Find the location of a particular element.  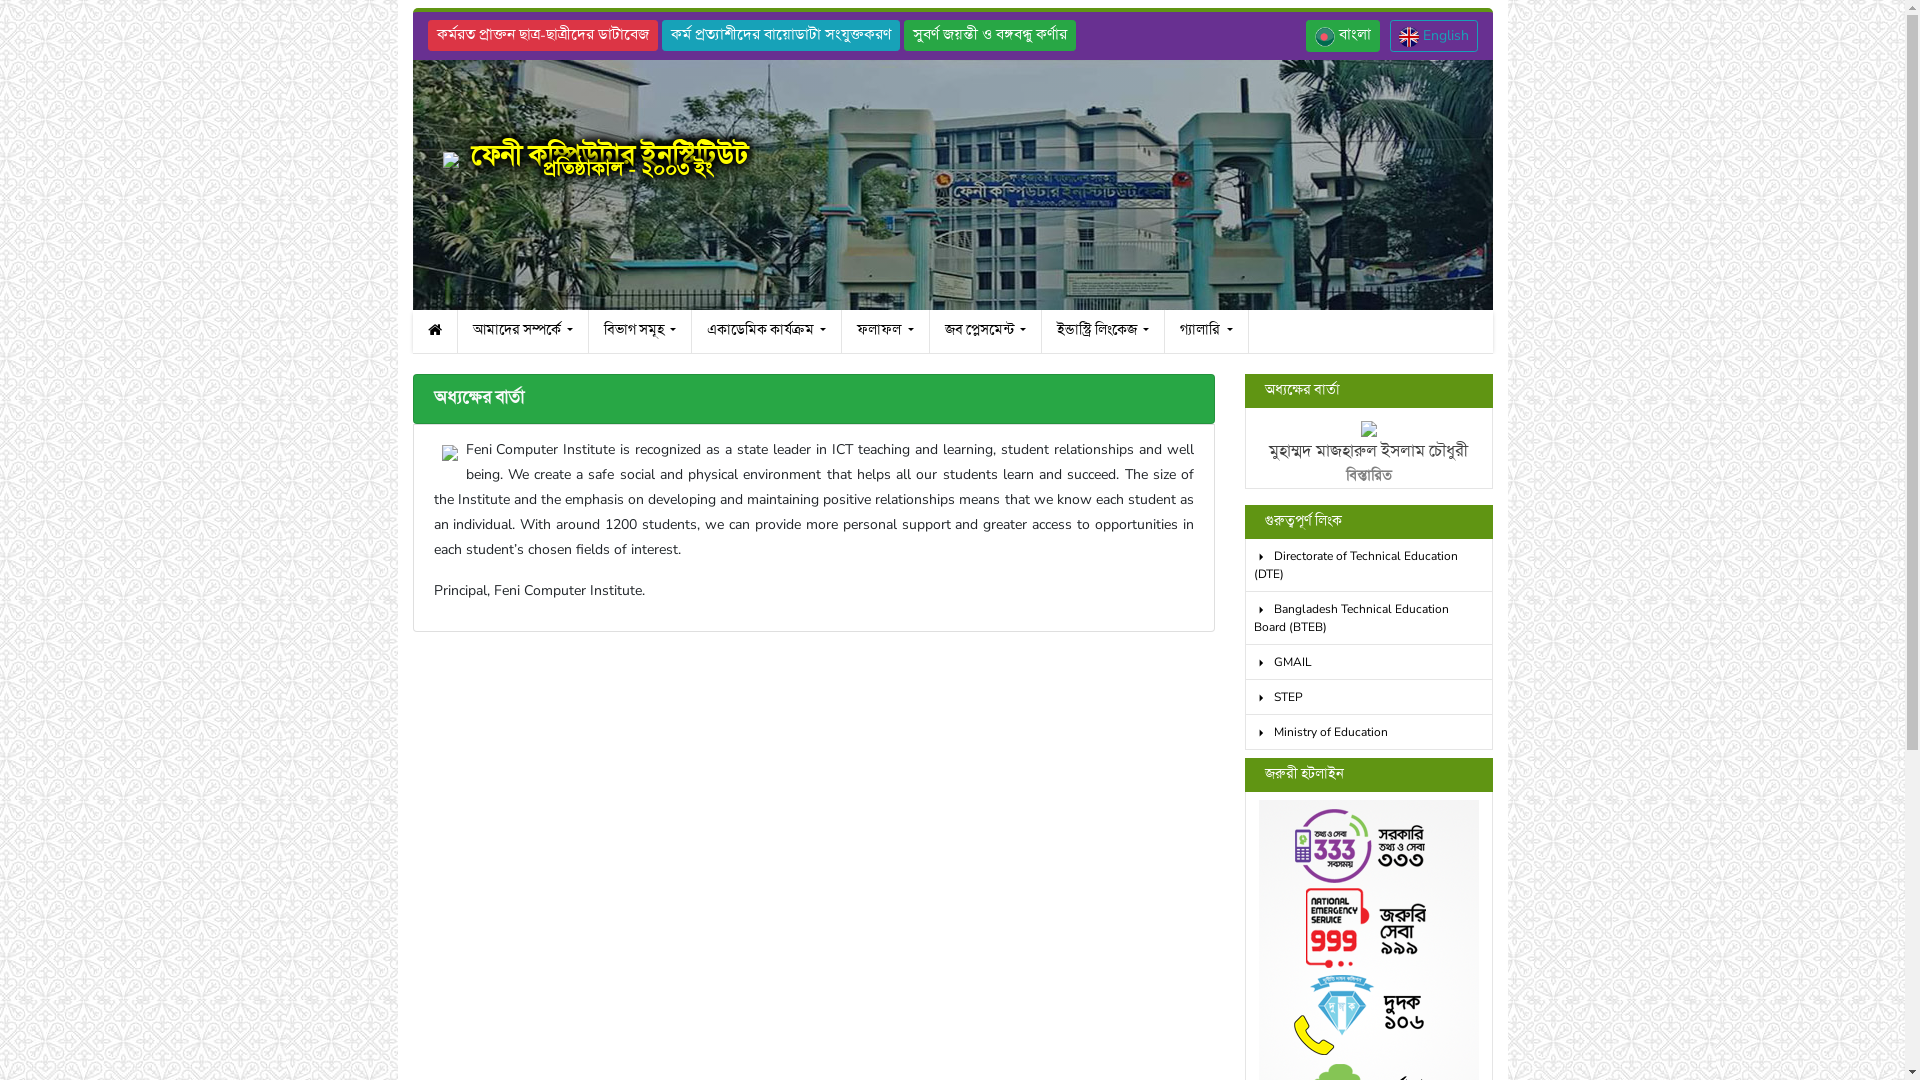

'  Bangladesh Technical Education Board (BTEB)' is located at coordinates (1243, 617).